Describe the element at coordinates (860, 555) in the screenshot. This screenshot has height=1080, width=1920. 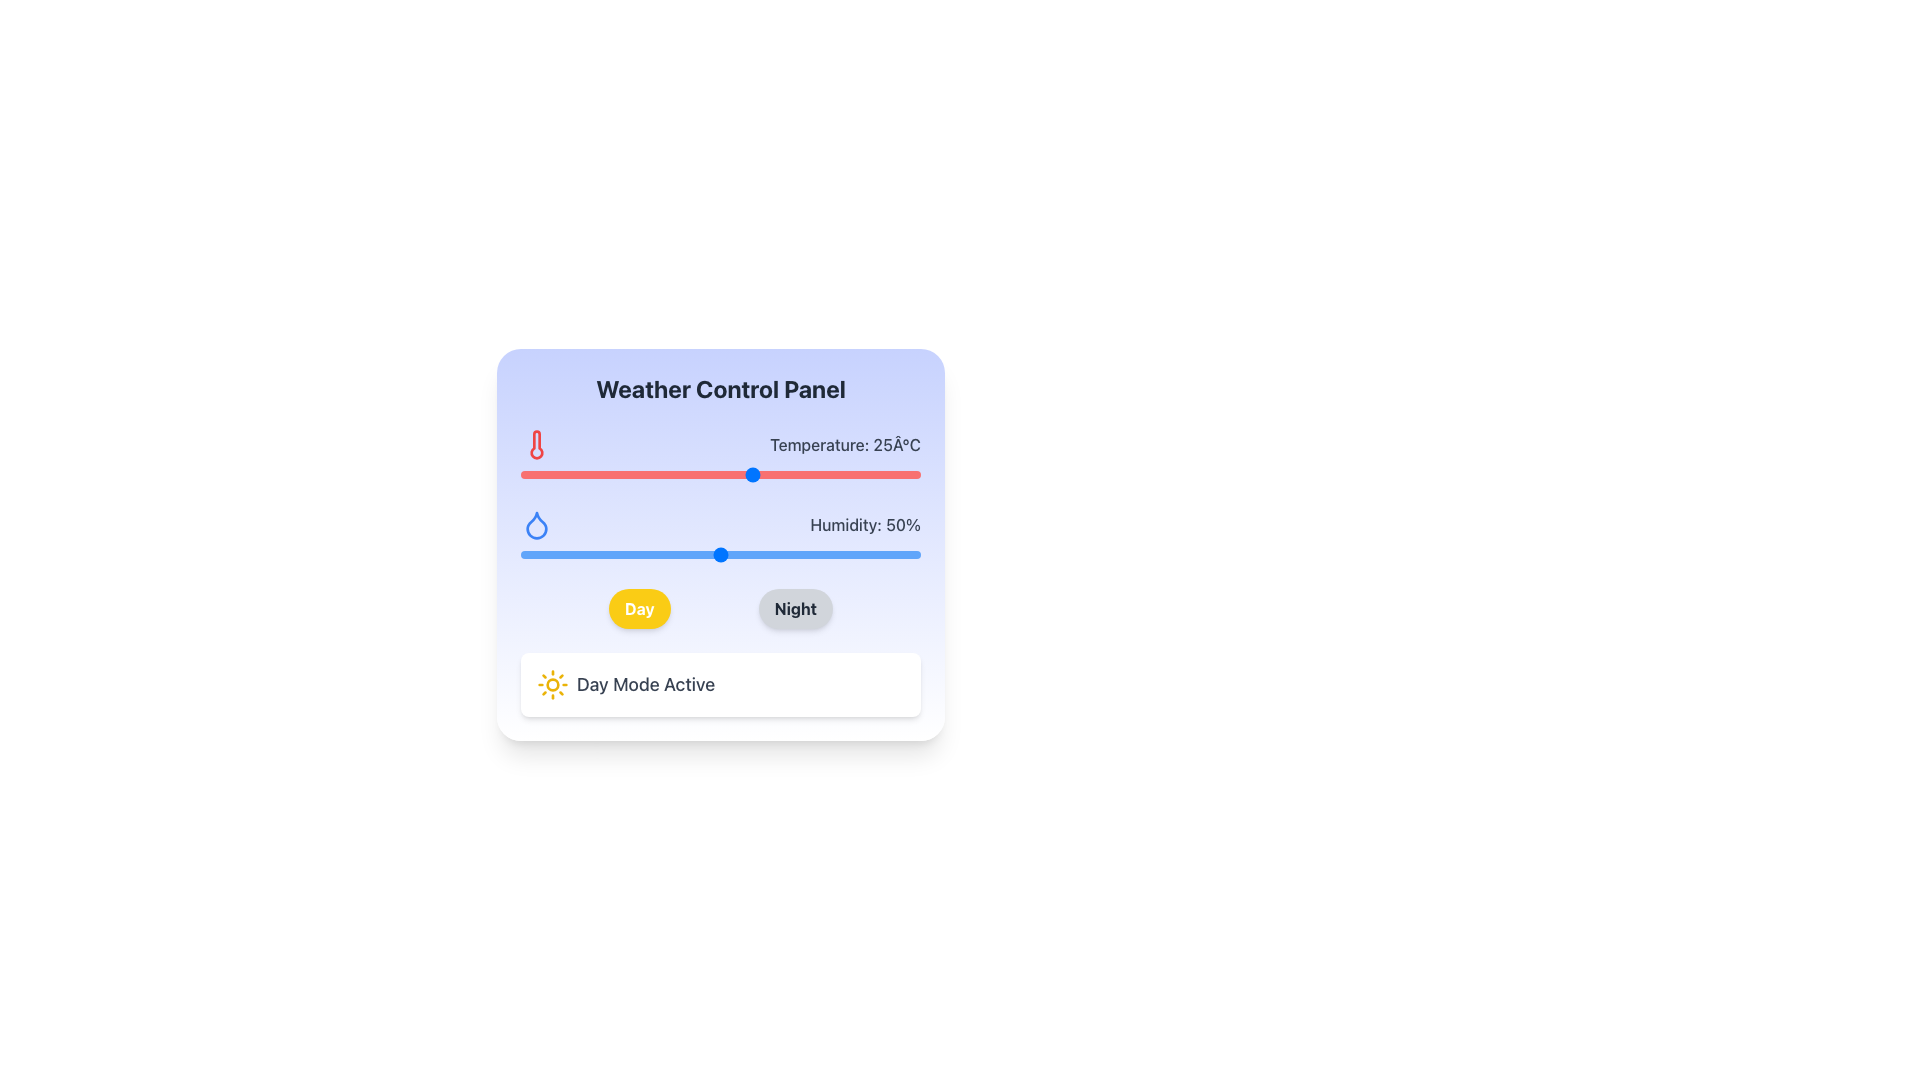
I see `humidity` at that location.